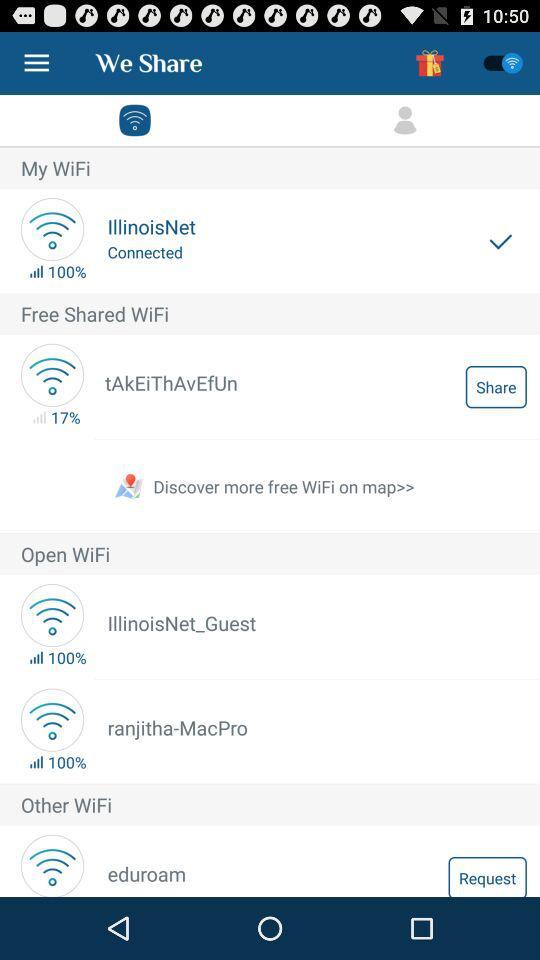 This screenshot has height=960, width=540. Describe the element at coordinates (495, 385) in the screenshot. I see `item below free shared wifi` at that location.